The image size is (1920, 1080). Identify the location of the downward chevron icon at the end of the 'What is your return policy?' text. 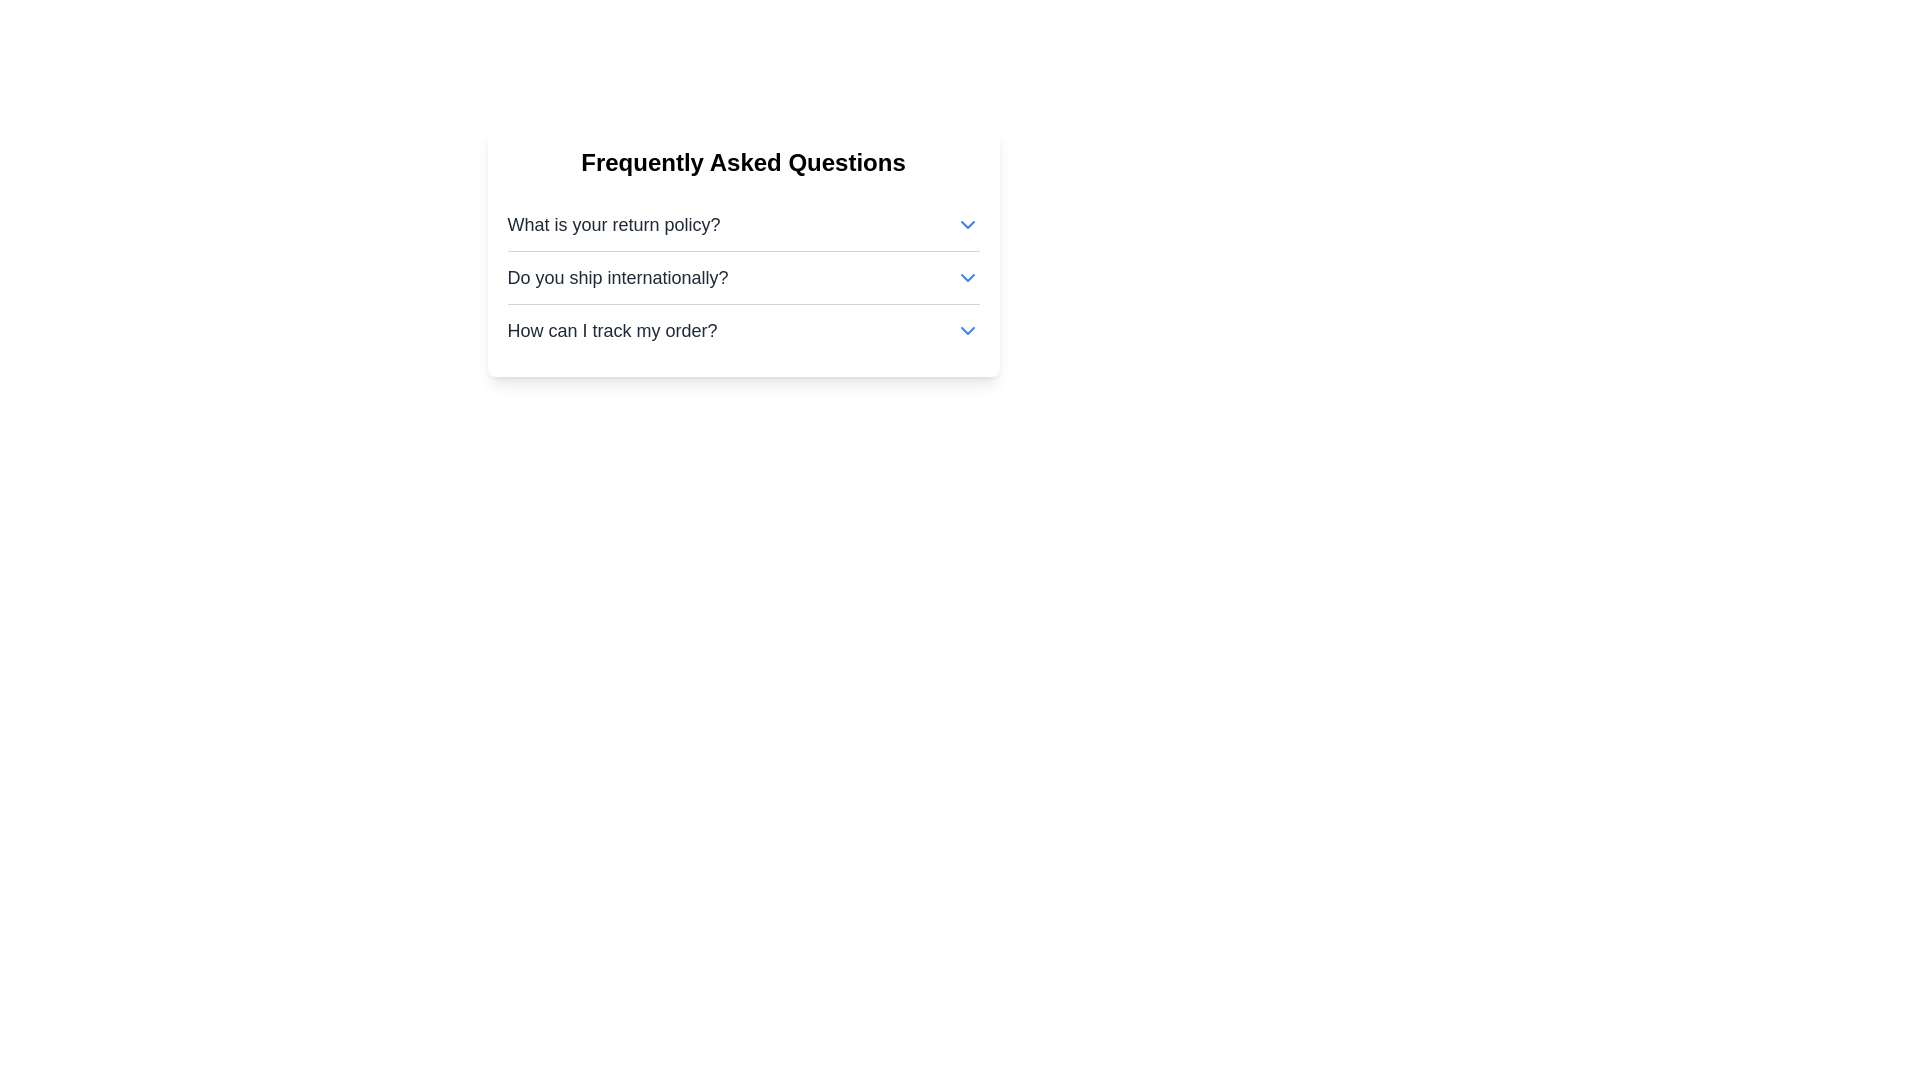
(967, 224).